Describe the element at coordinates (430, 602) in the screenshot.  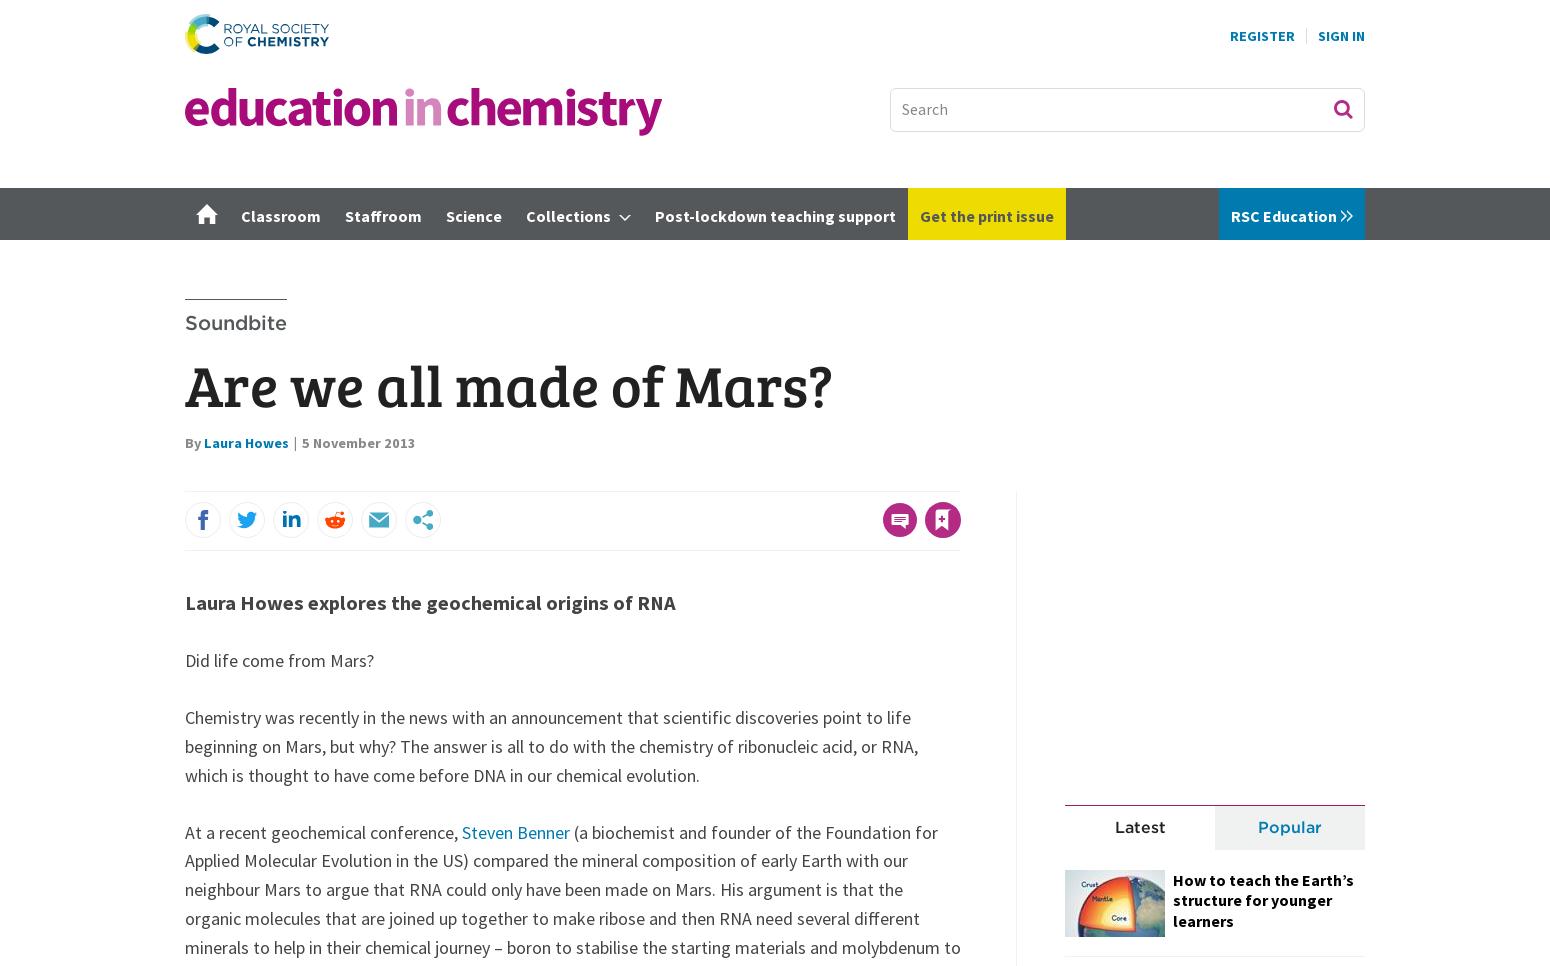
I see `'Laura Howes explores the geochemical origins of RNA'` at that location.